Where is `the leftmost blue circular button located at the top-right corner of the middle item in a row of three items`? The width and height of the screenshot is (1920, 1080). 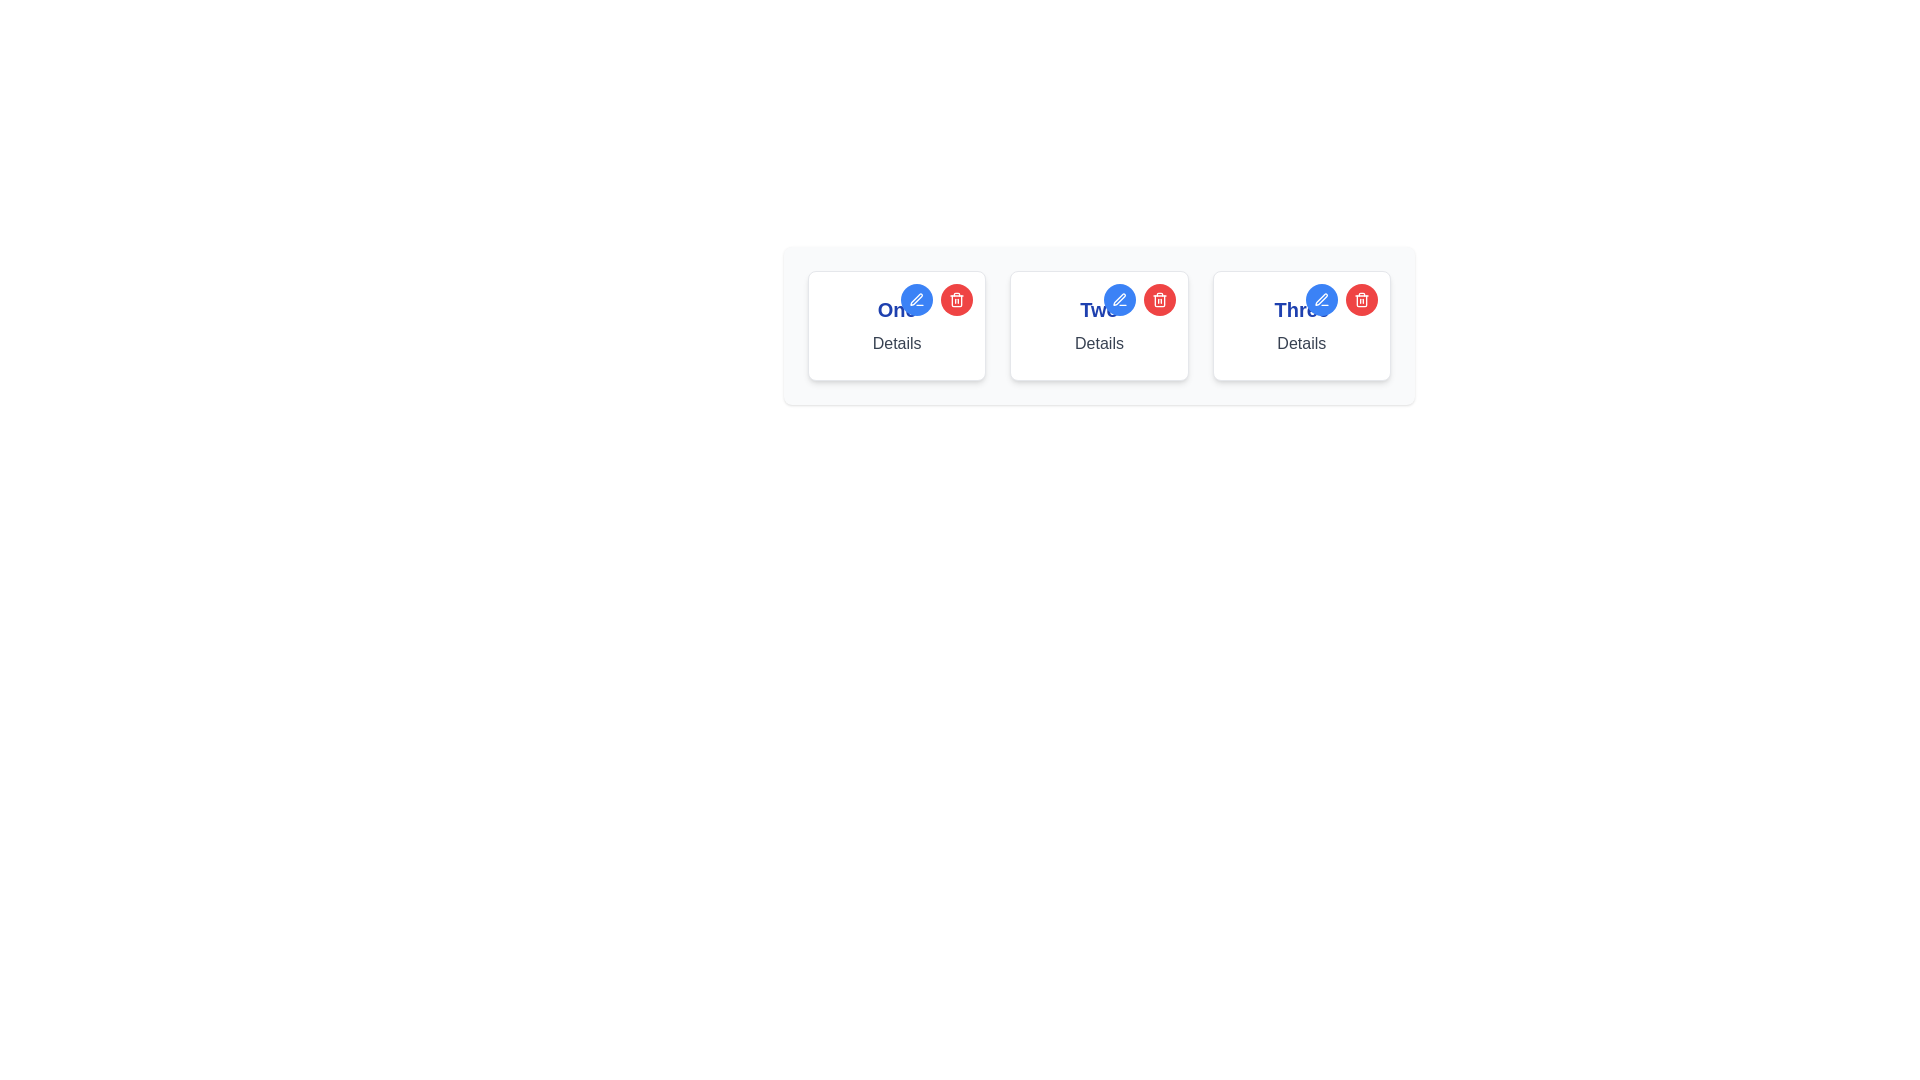 the leftmost blue circular button located at the top-right corner of the middle item in a row of three items is located at coordinates (1118, 300).